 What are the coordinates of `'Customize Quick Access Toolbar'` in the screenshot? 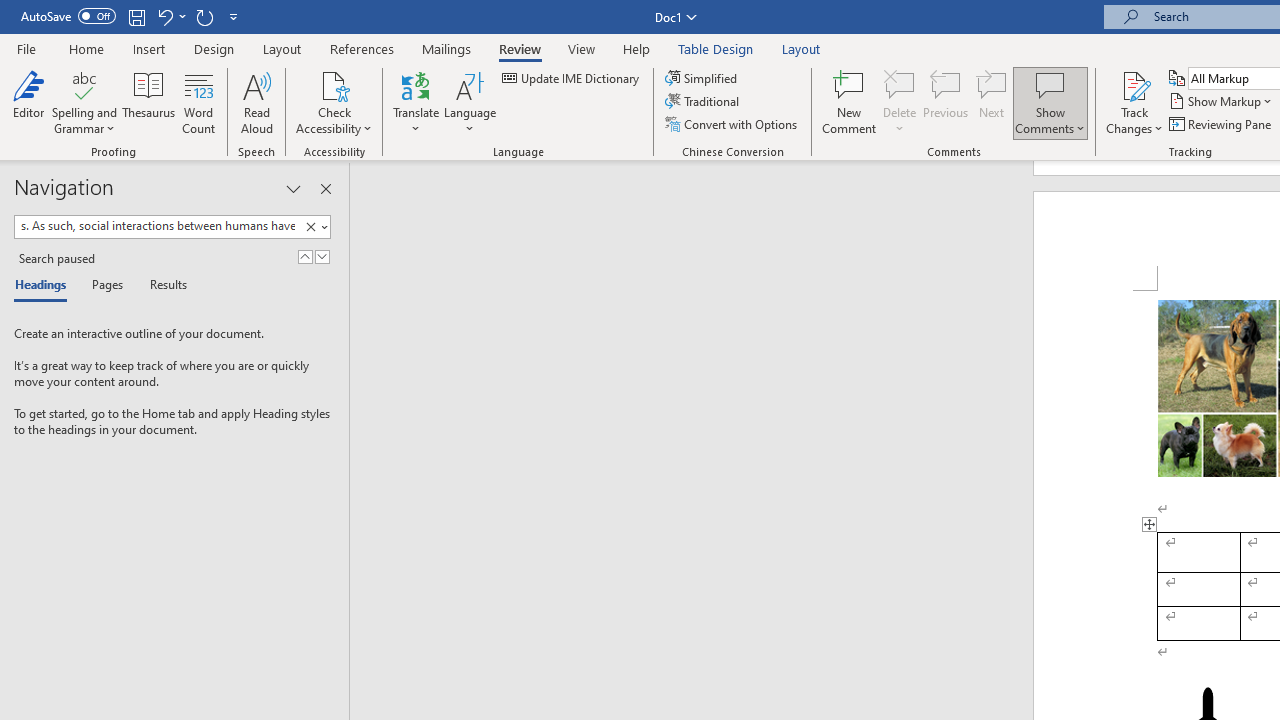 It's located at (234, 16).